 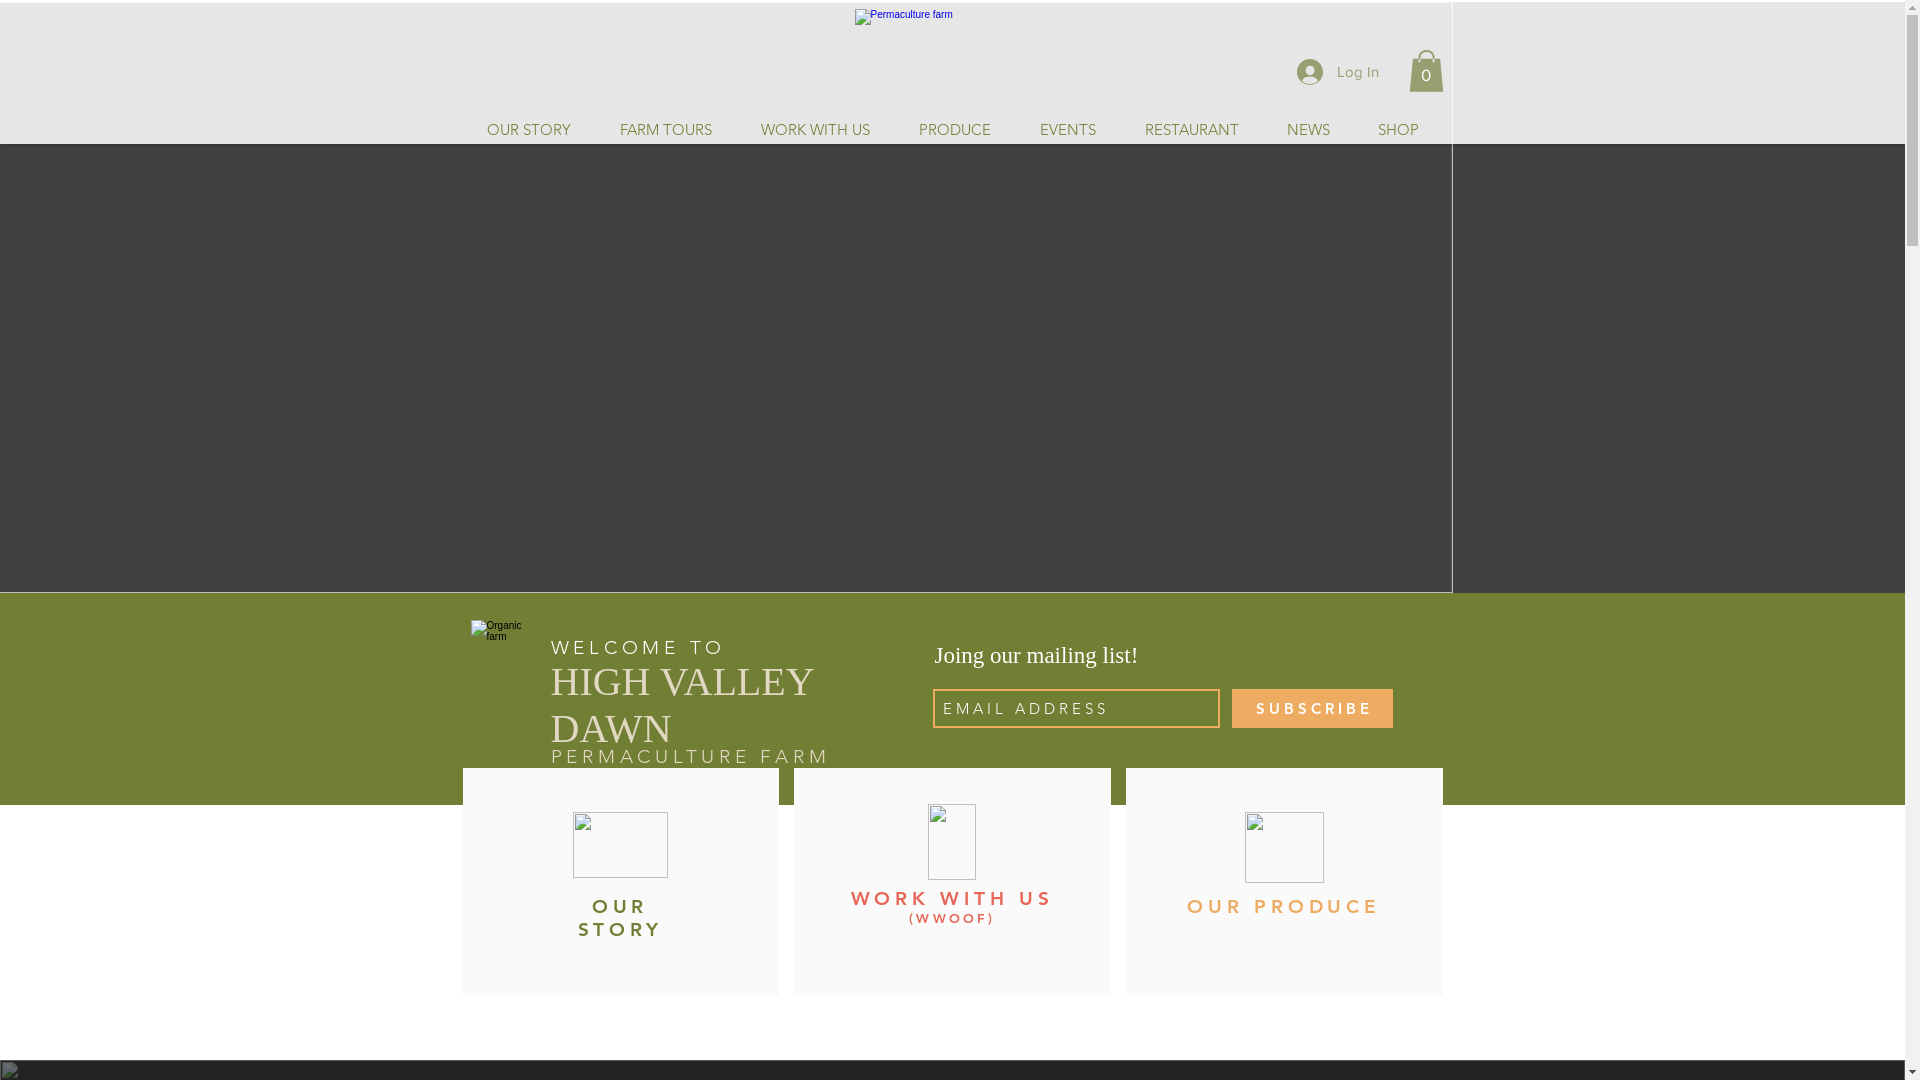 What do you see at coordinates (1186, 906) in the screenshot?
I see `'OUR PRODUCE'` at bounding box center [1186, 906].